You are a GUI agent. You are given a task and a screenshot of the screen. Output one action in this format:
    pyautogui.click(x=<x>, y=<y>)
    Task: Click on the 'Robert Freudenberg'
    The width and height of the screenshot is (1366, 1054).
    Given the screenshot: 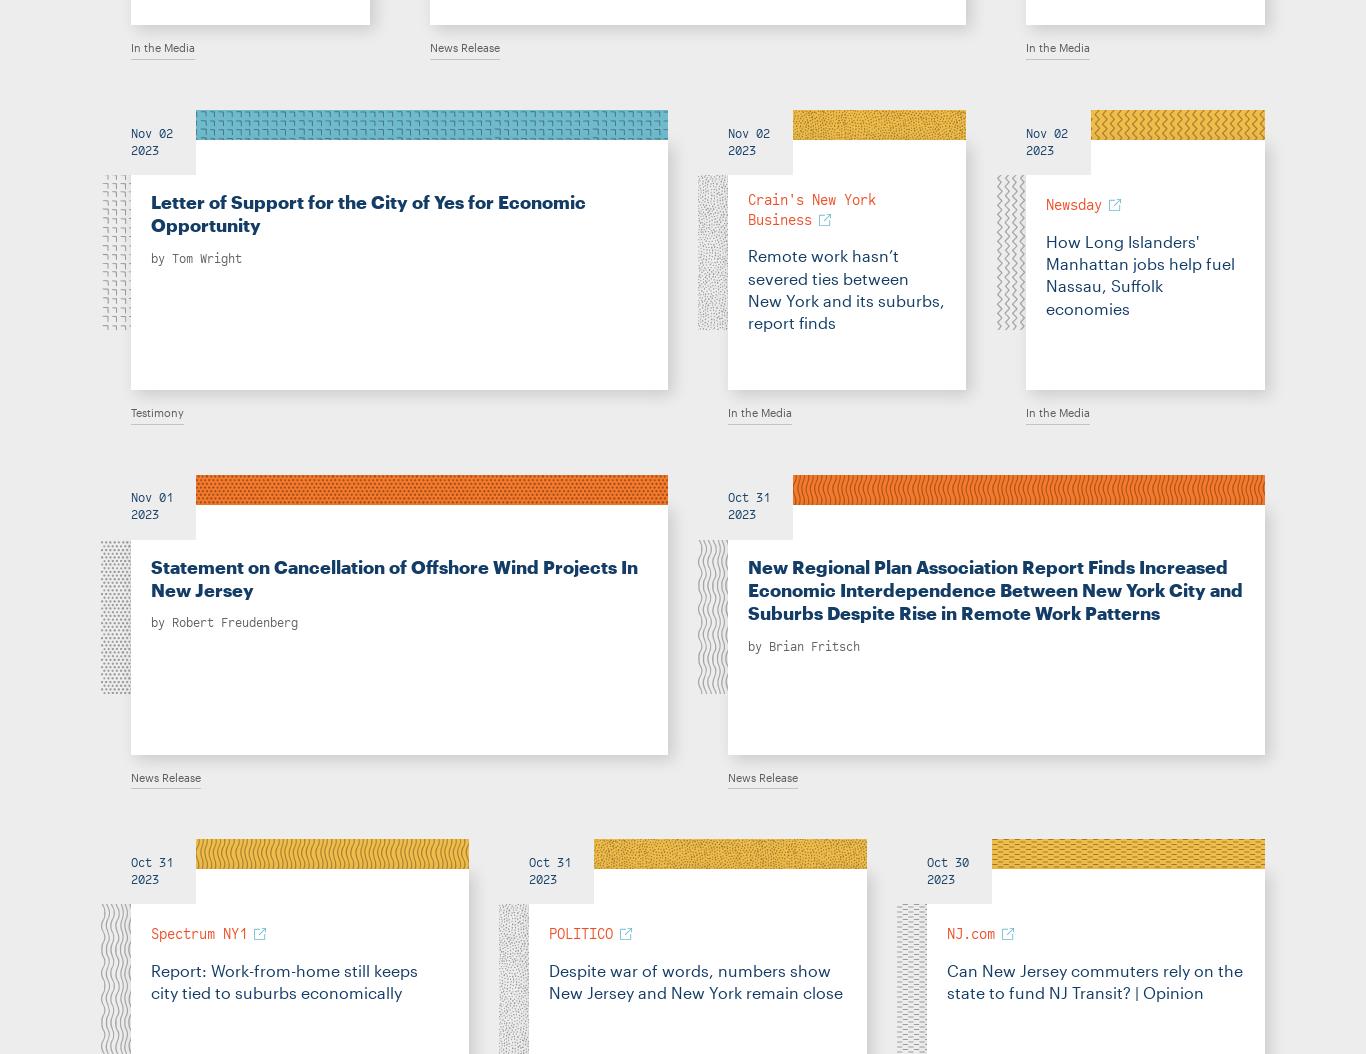 What is the action you would take?
    pyautogui.click(x=234, y=622)
    